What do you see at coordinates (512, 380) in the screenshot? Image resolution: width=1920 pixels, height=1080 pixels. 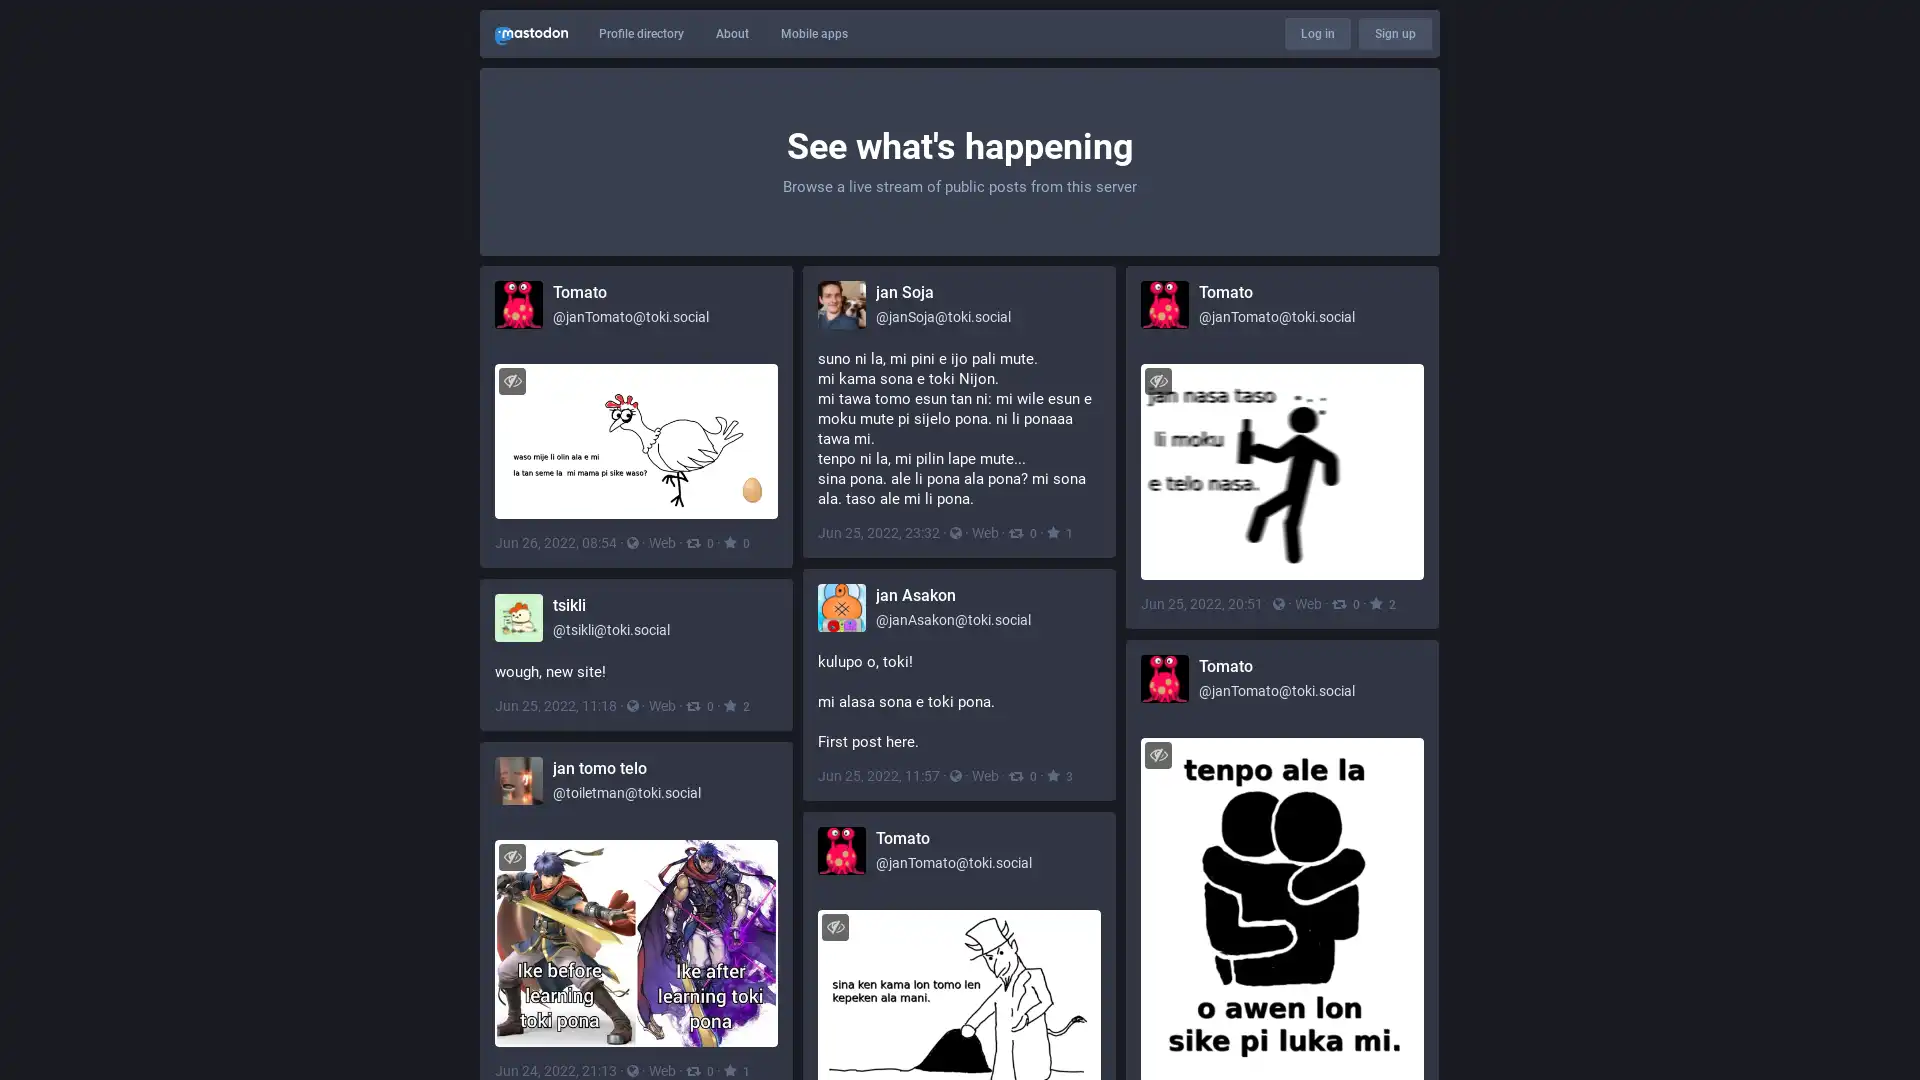 I see `Hide image` at bounding box center [512, 380].